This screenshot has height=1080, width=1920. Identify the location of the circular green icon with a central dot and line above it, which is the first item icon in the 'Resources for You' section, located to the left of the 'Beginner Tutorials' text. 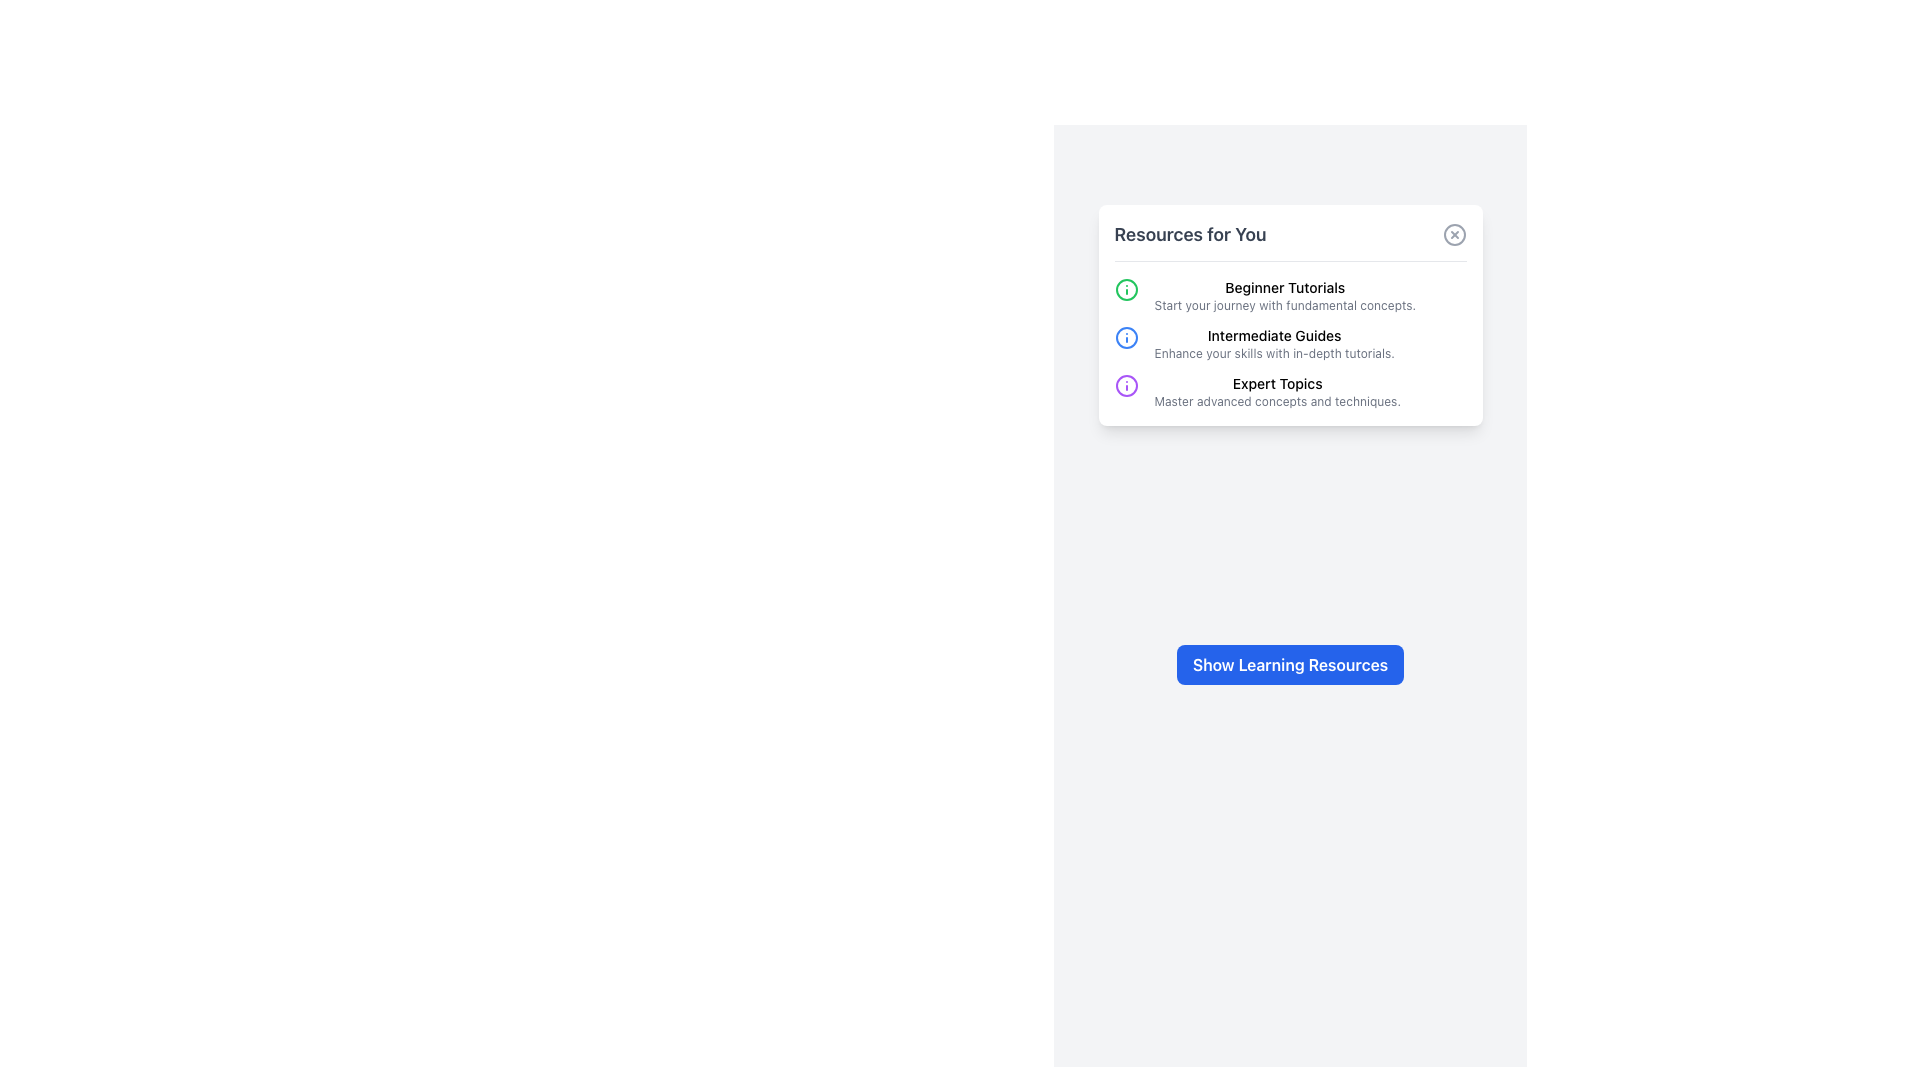
(1126, 289).